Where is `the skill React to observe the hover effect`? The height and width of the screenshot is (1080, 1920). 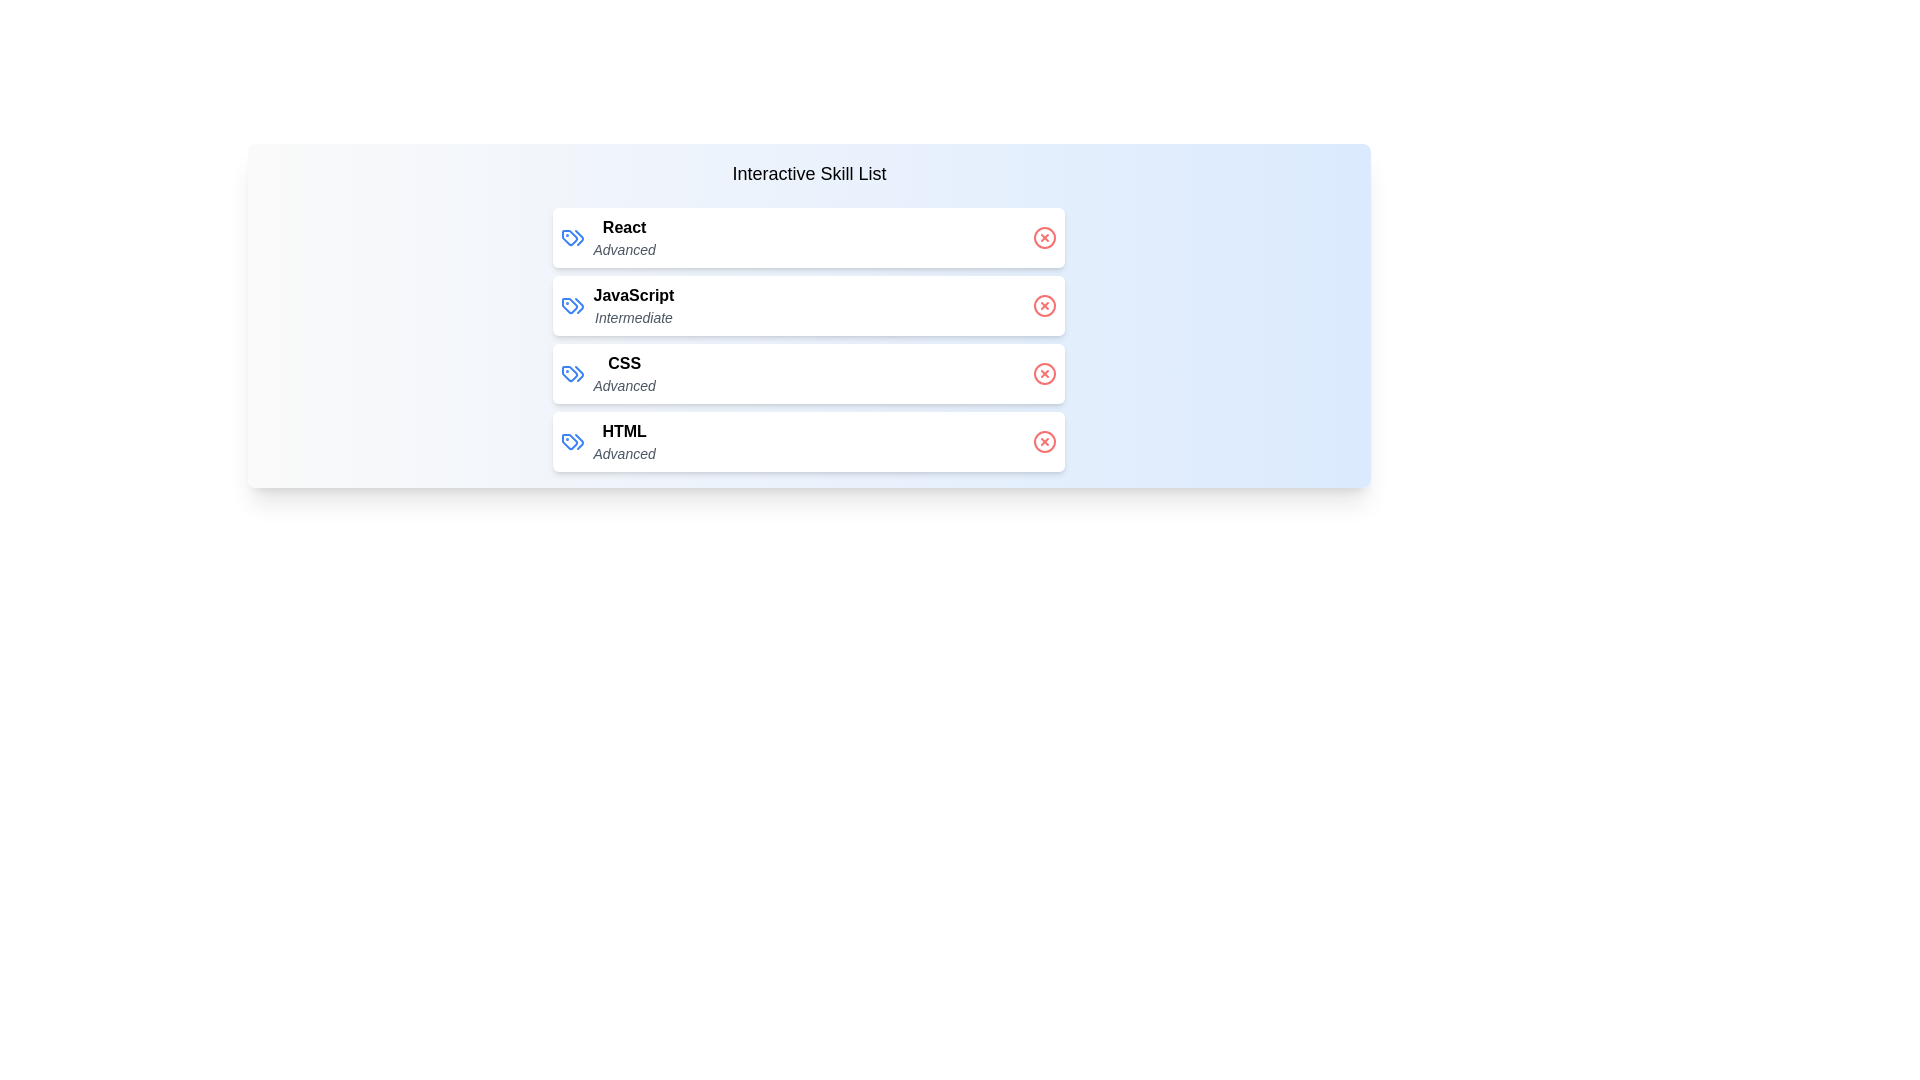 the skill React to observe the hover effect is located at coordinates (809, 237).